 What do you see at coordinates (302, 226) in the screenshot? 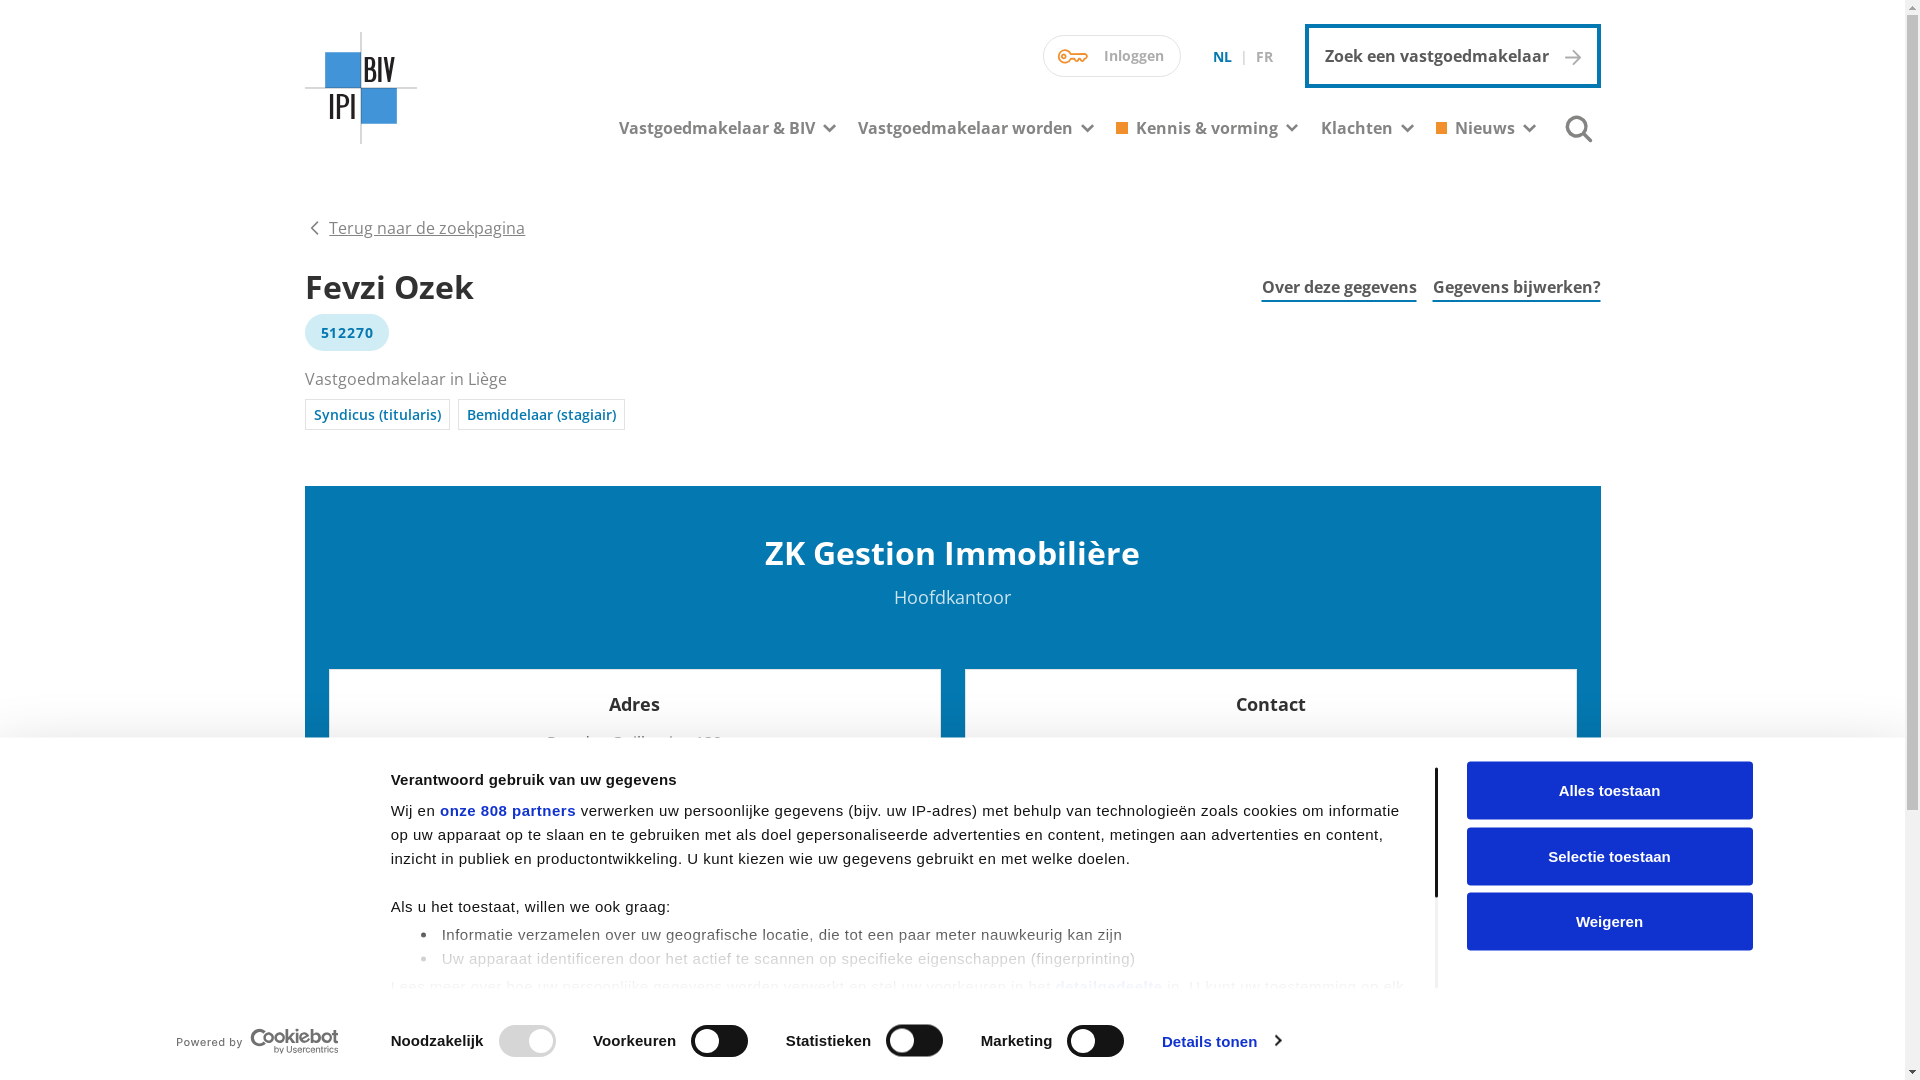
I see `'Terug naar de zoekpagina'` at bounding box center [302, 226].